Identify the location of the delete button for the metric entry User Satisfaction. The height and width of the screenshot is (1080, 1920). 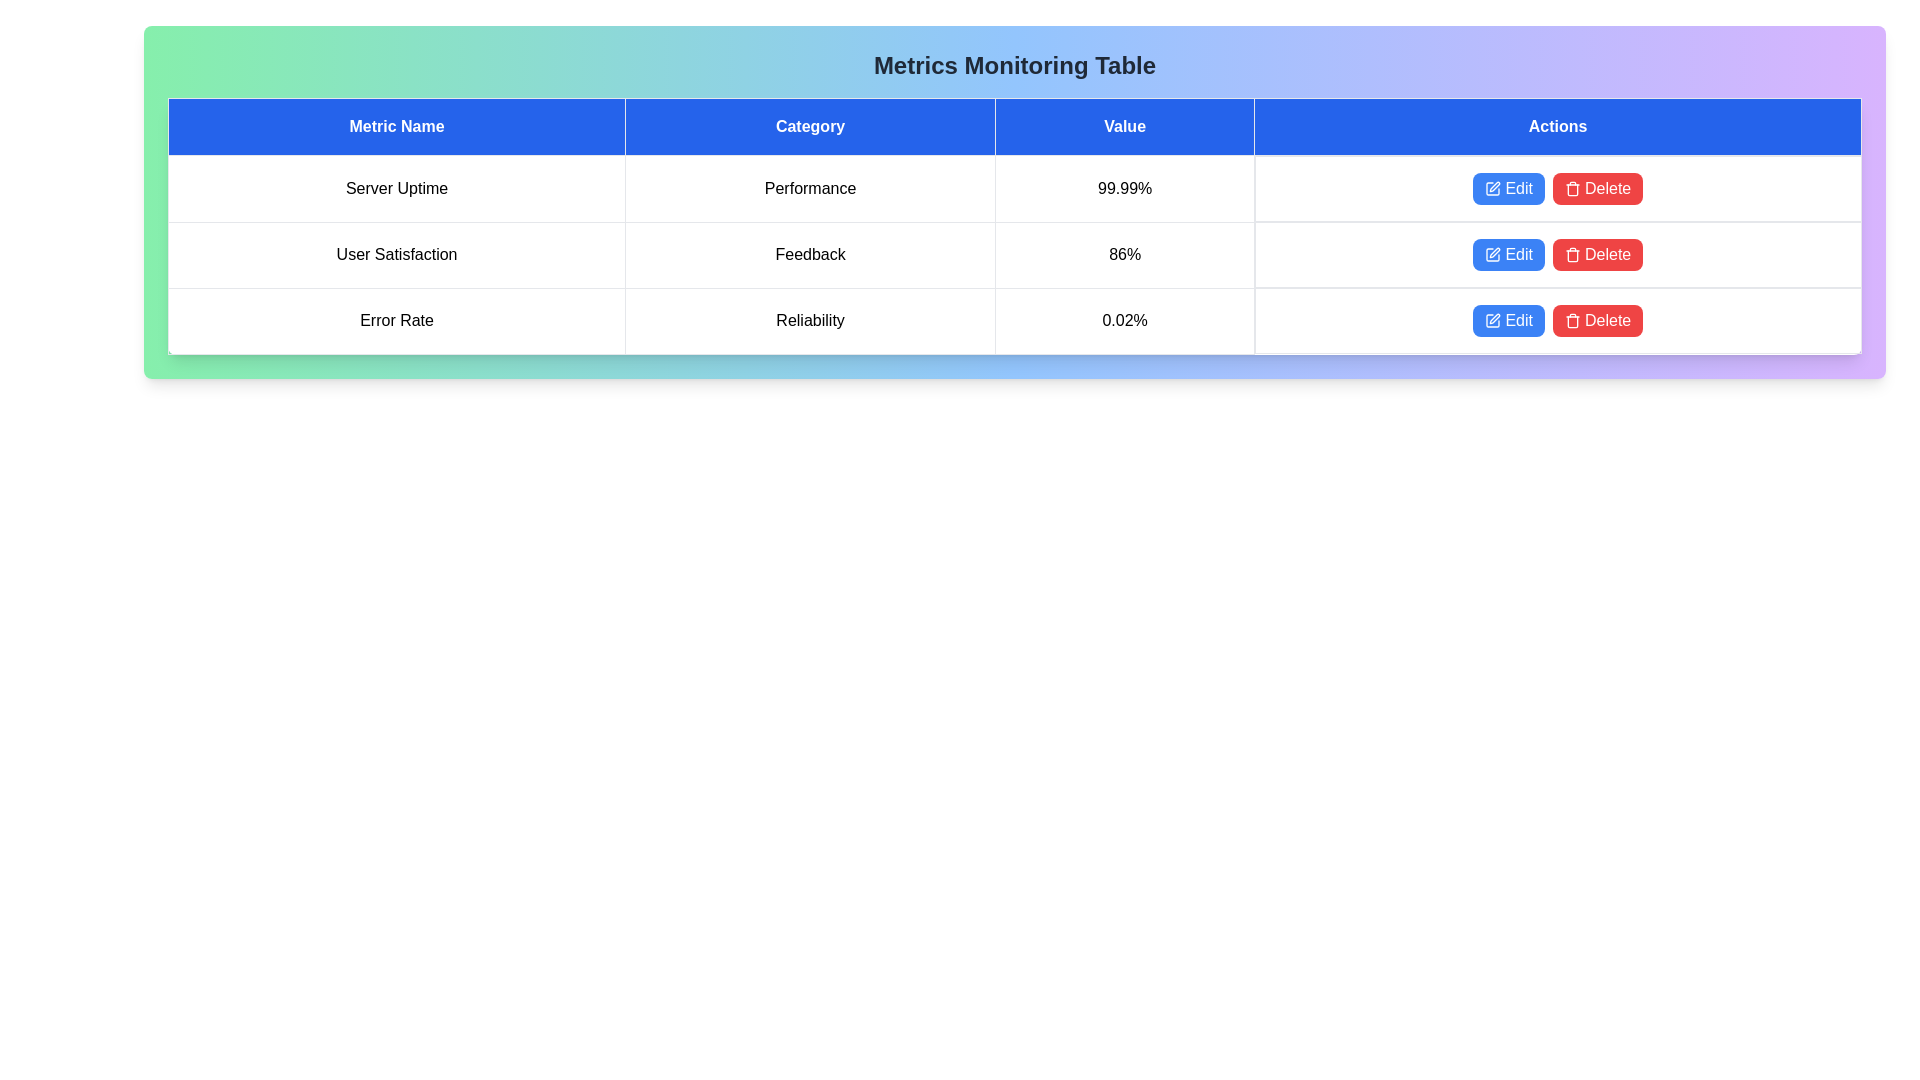
(1597, 253).